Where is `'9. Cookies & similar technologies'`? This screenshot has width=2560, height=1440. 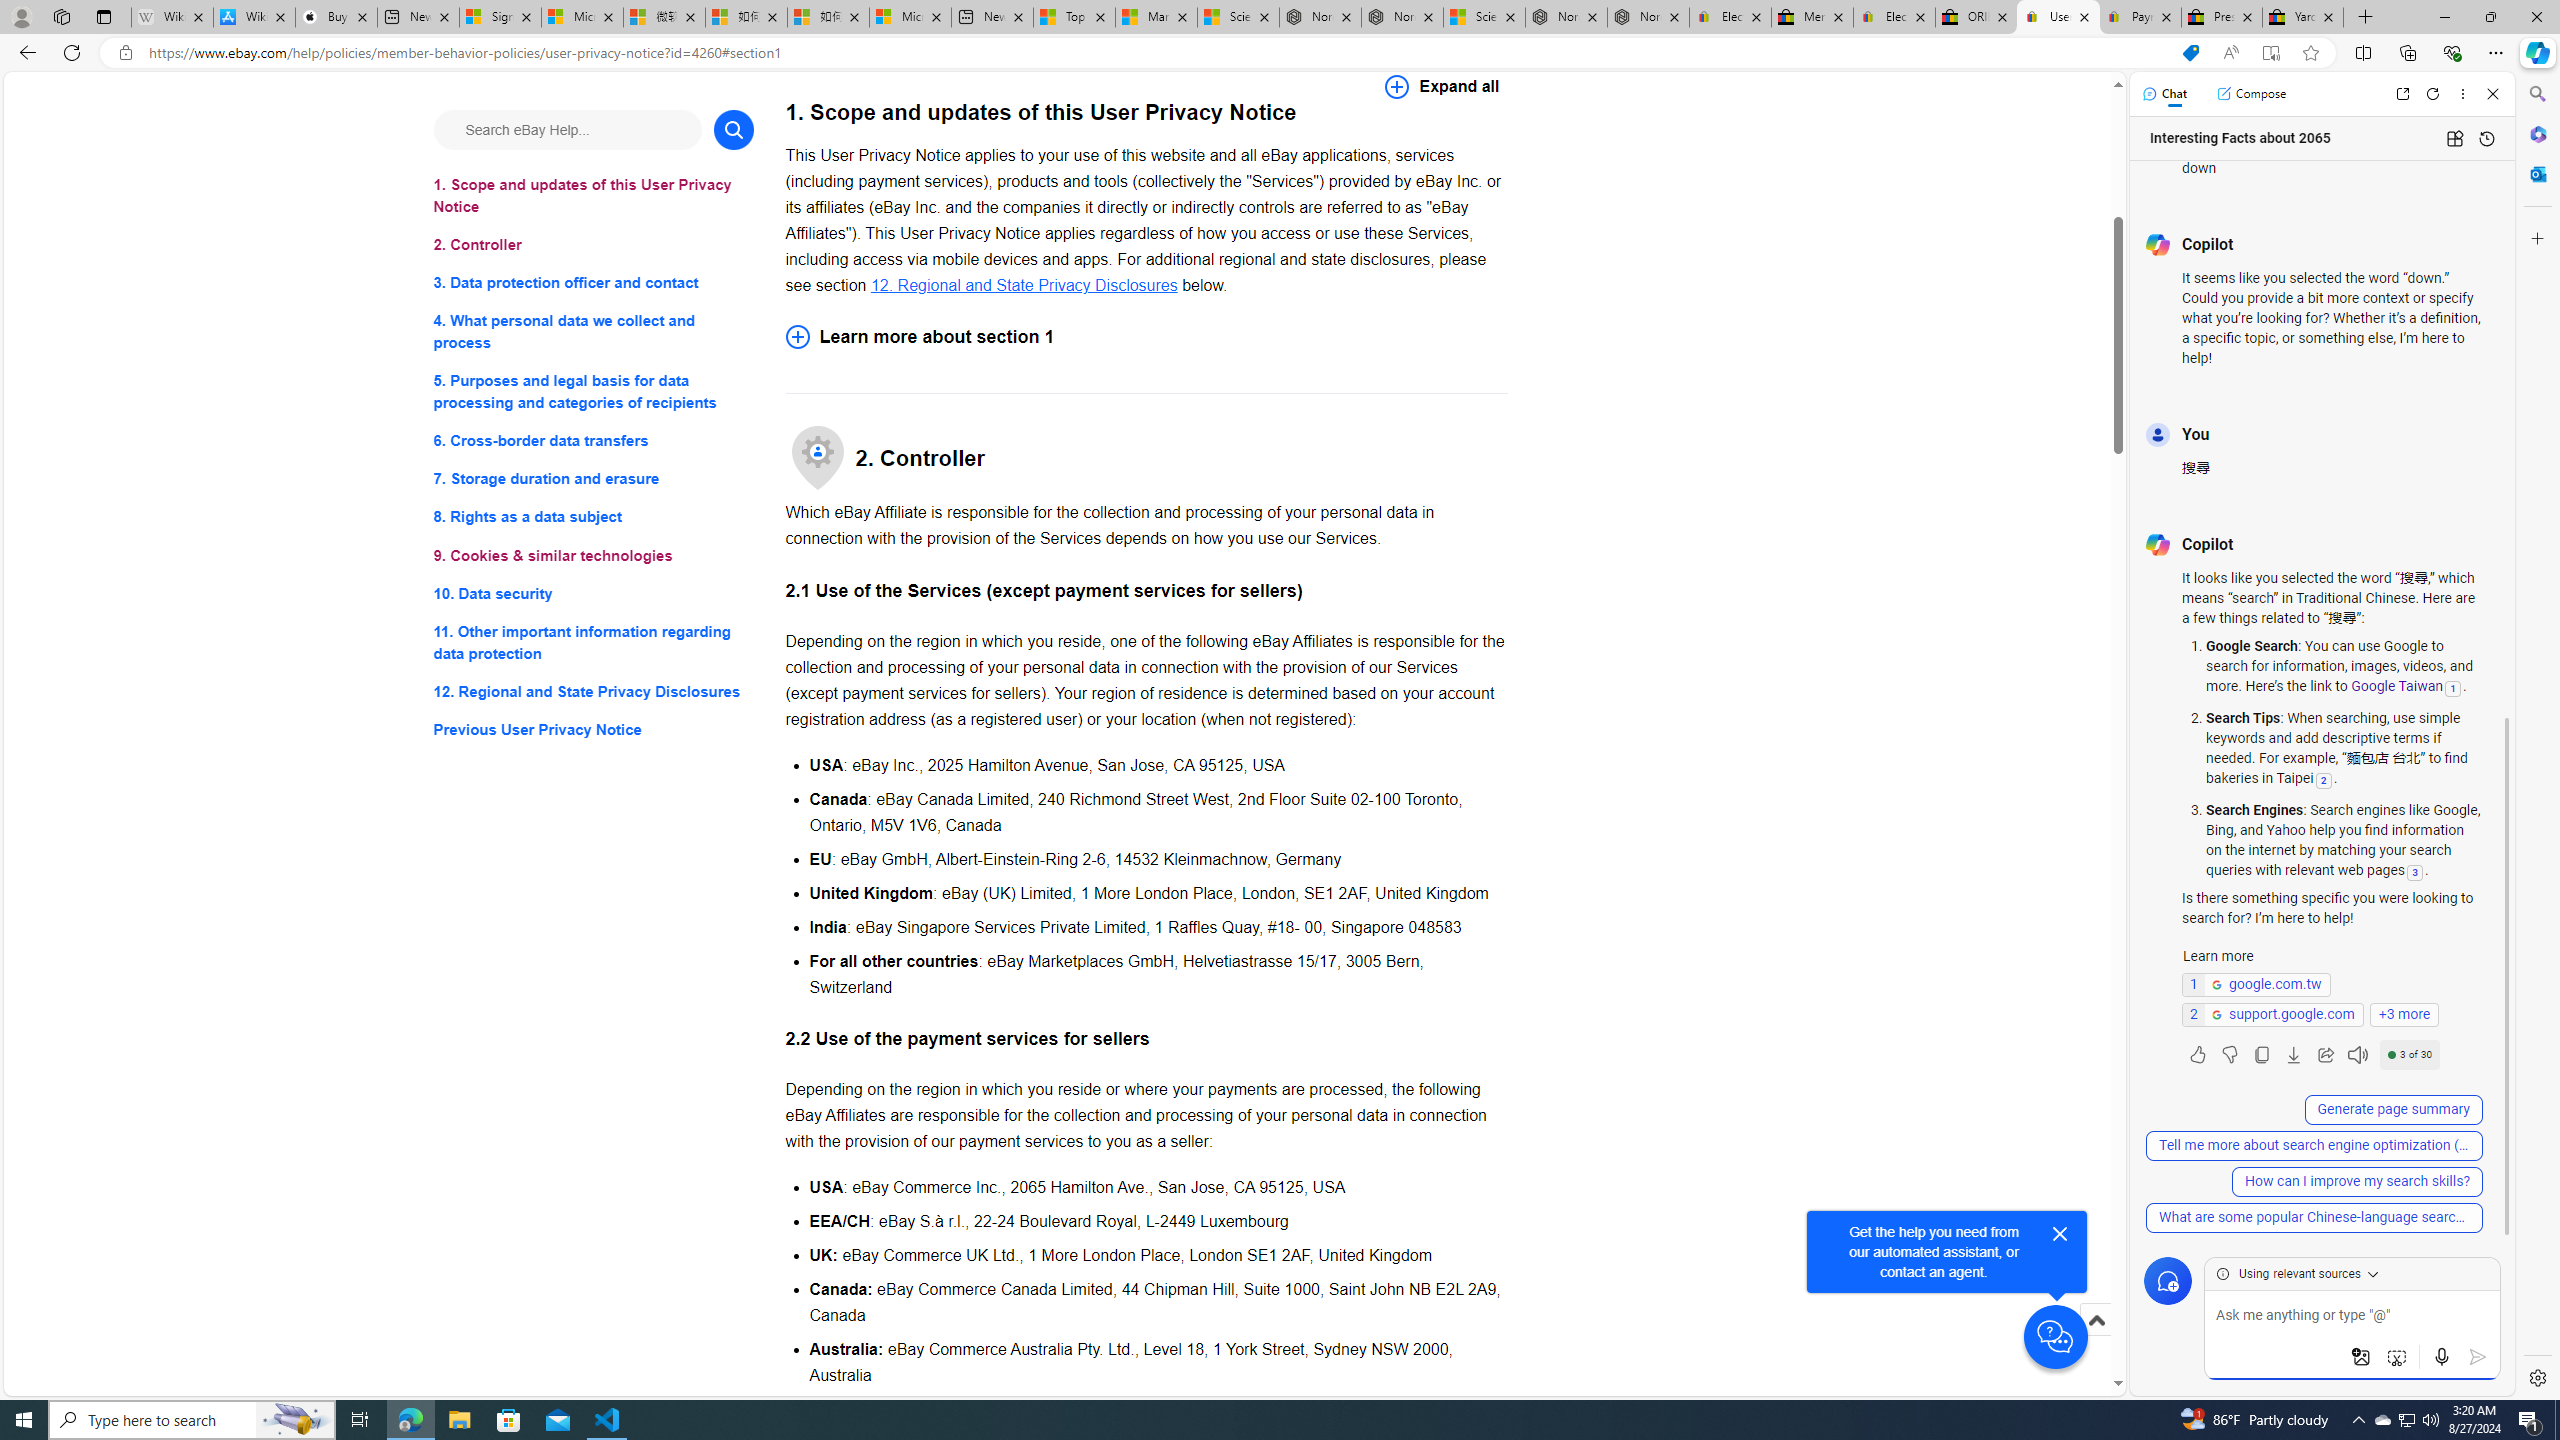
'9. Cookies & similar technologies' is located at coordinates (592, 555).